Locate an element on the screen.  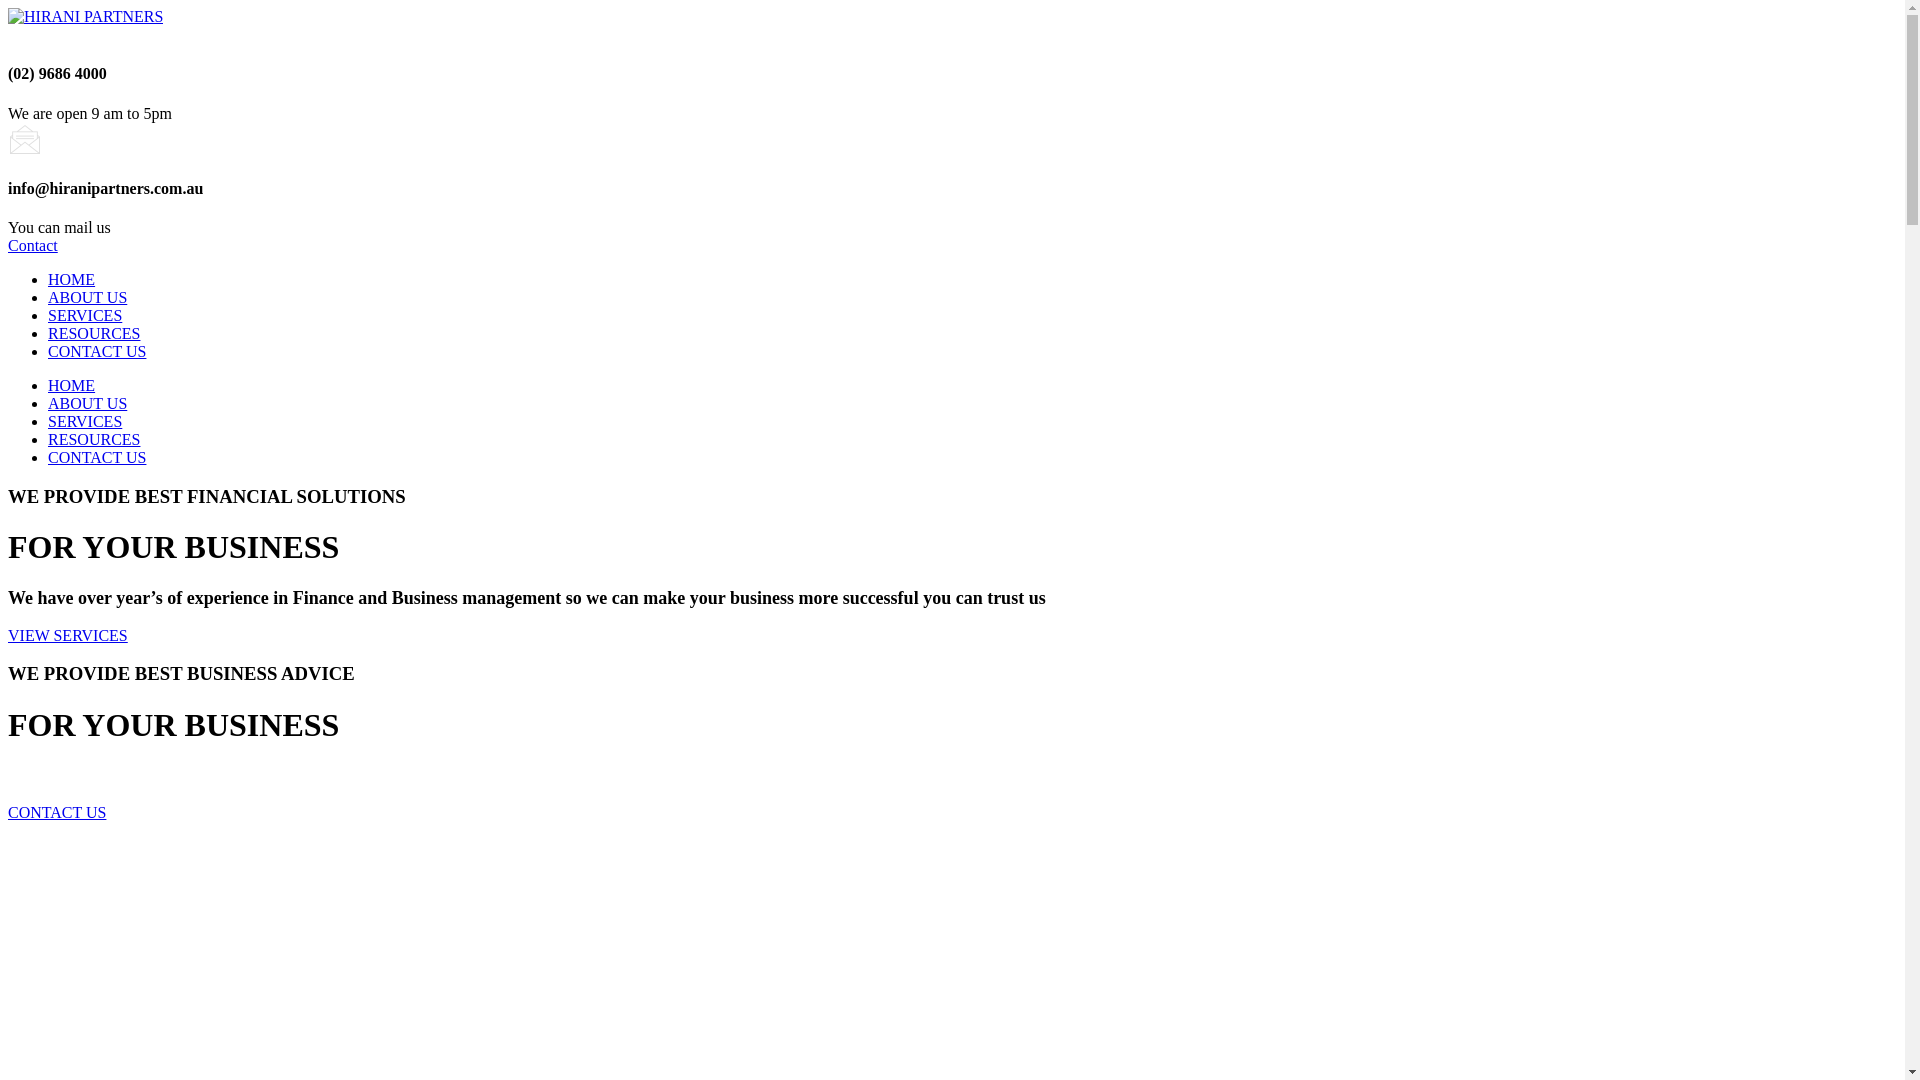
'VIEW SERVICES' is located at coordinates (67, 635).